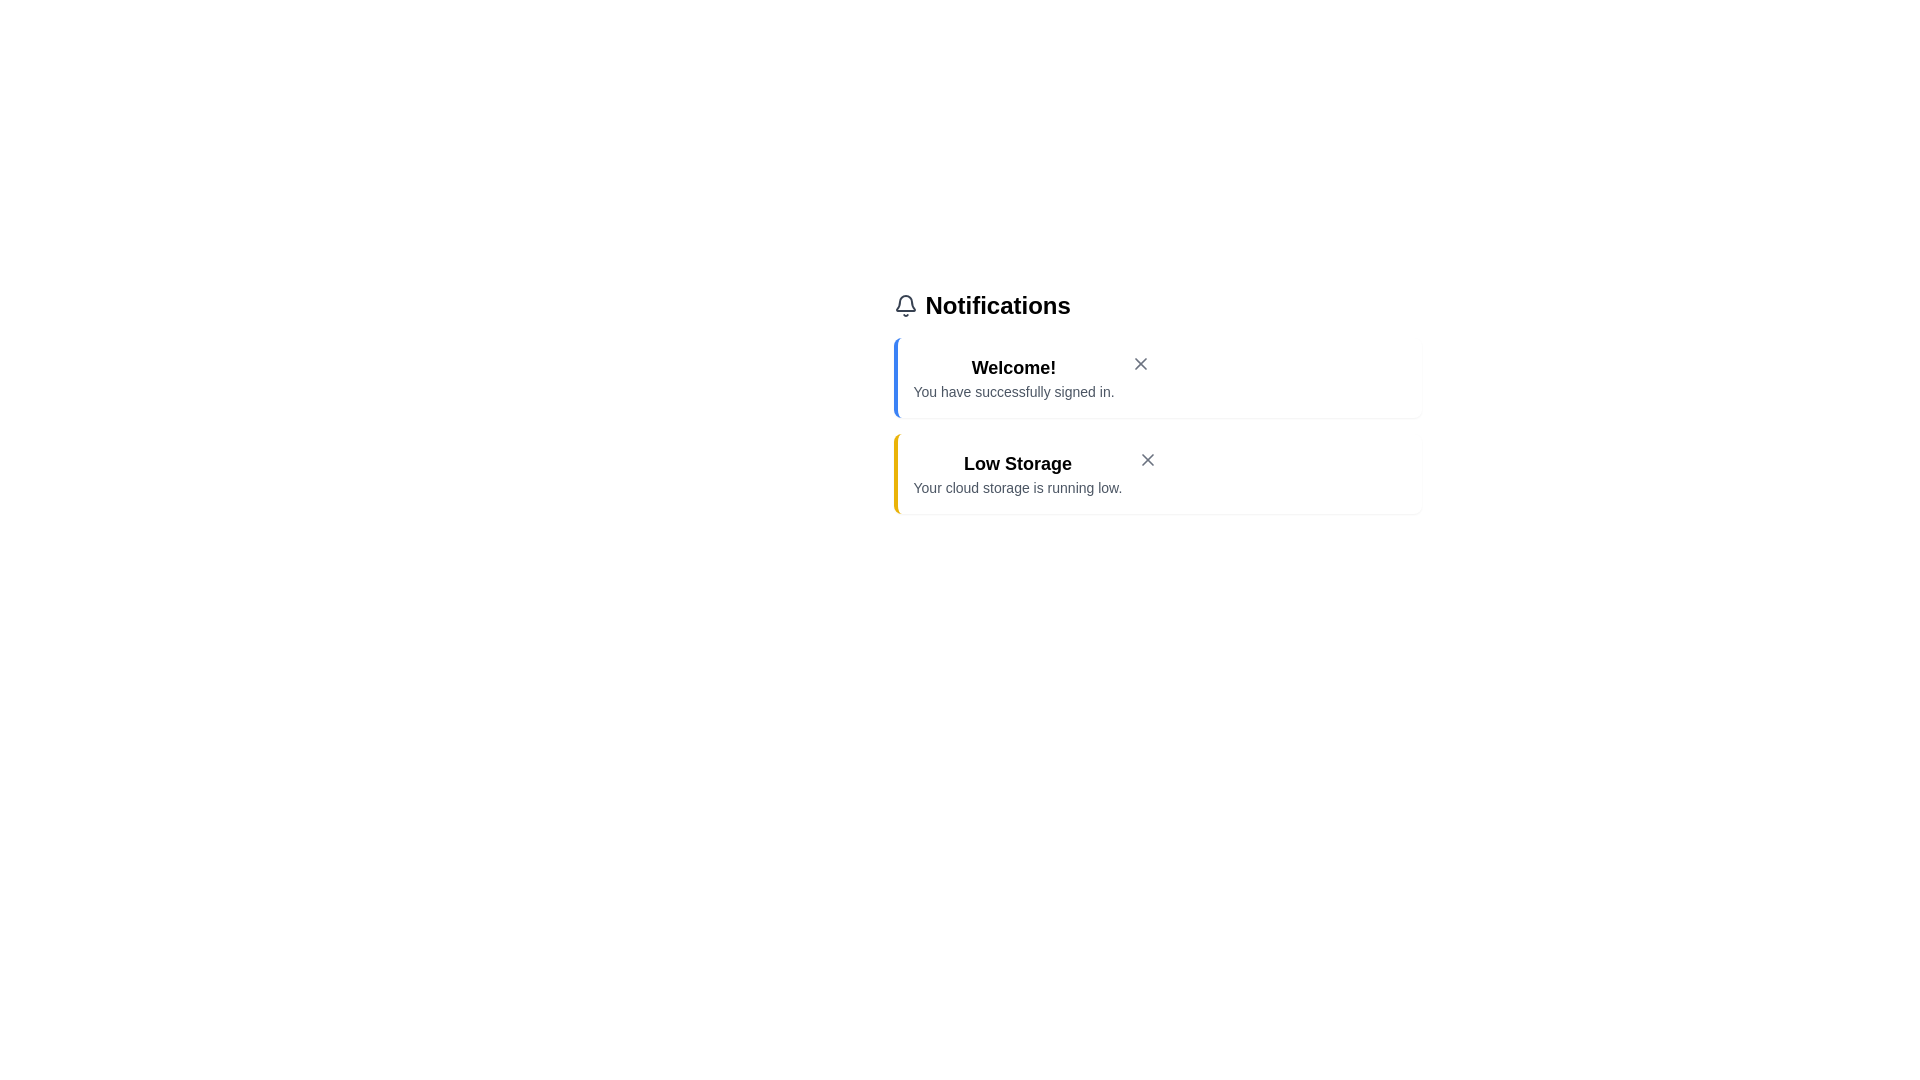 The image size is (1920, 1080). Describe the element at coordinates (1148, 459) in the screenshot. I see `the small 'X' button` at that location.